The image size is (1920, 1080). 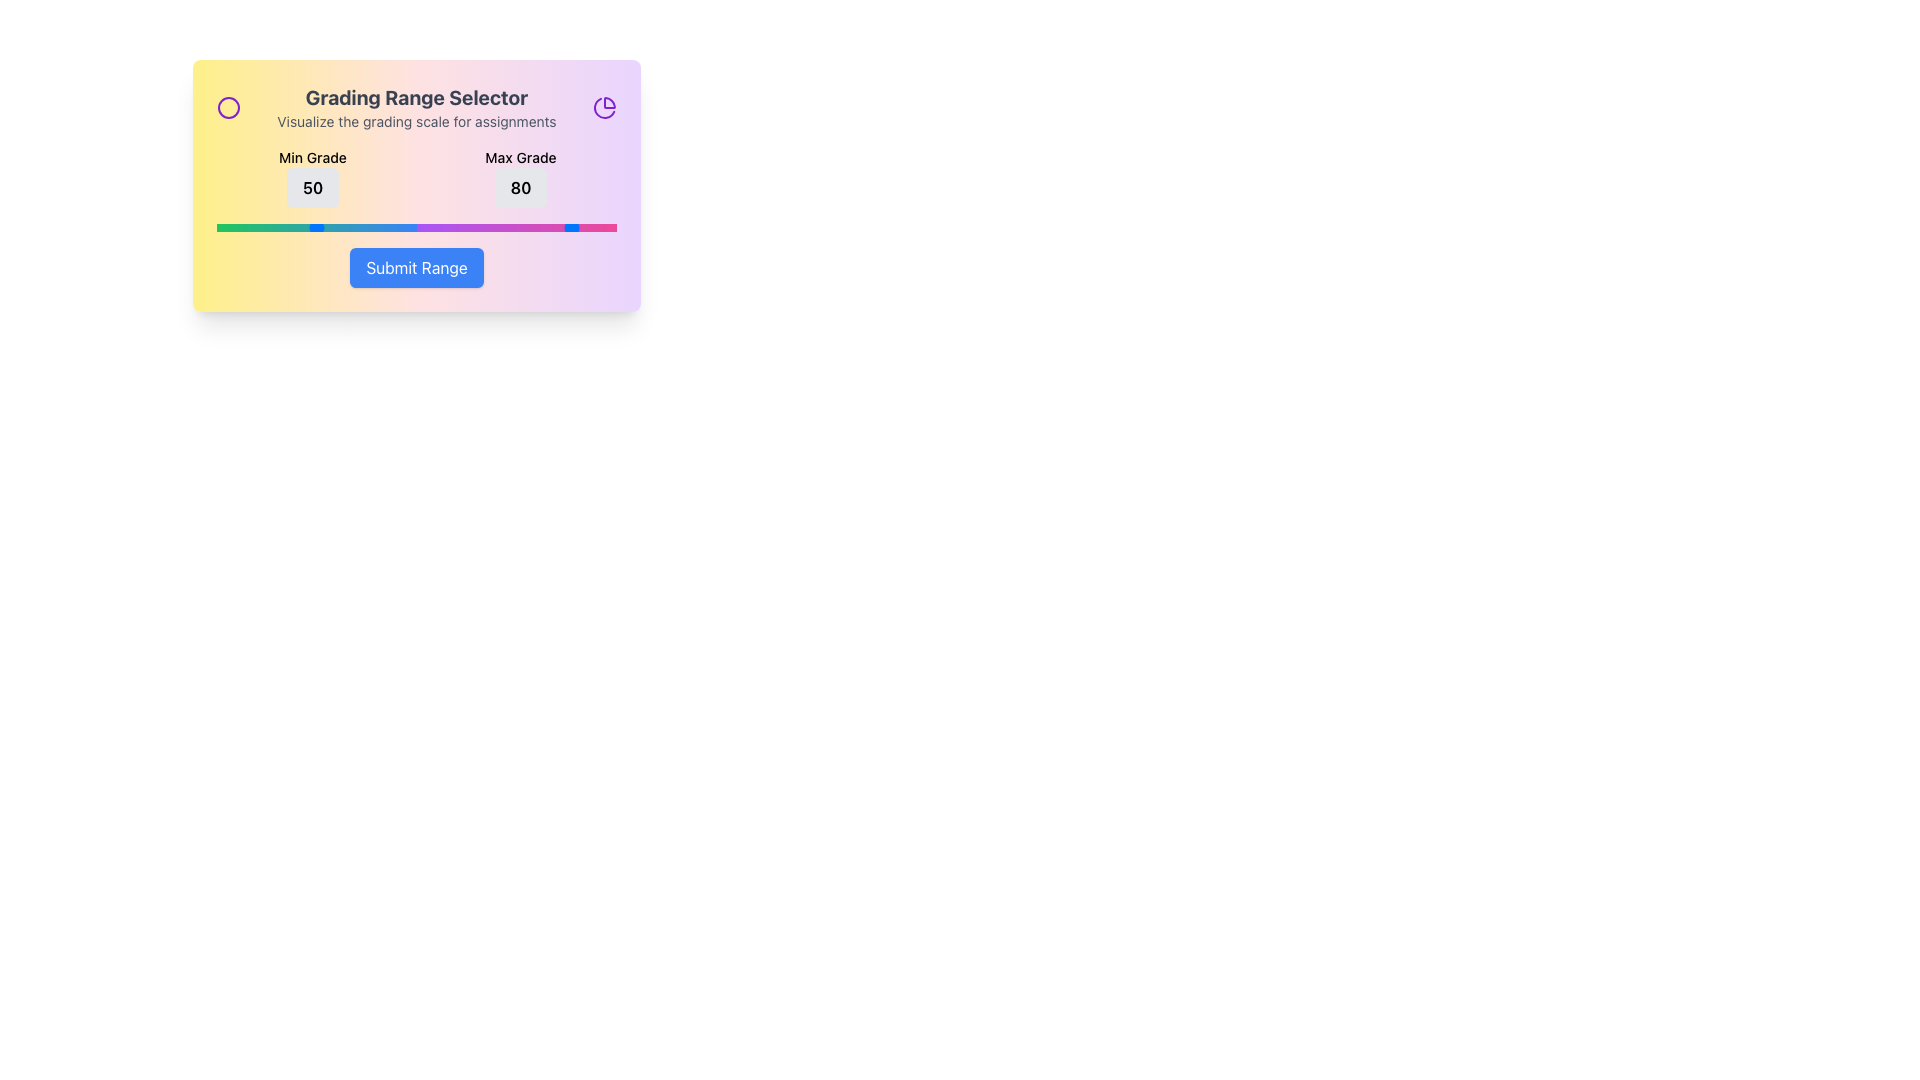 I want to click on the 'Grading Range Selector' text label, which is styled in bold, larger font and positioned at the top of a gradient card-like interface, so click(x=416, y=97).